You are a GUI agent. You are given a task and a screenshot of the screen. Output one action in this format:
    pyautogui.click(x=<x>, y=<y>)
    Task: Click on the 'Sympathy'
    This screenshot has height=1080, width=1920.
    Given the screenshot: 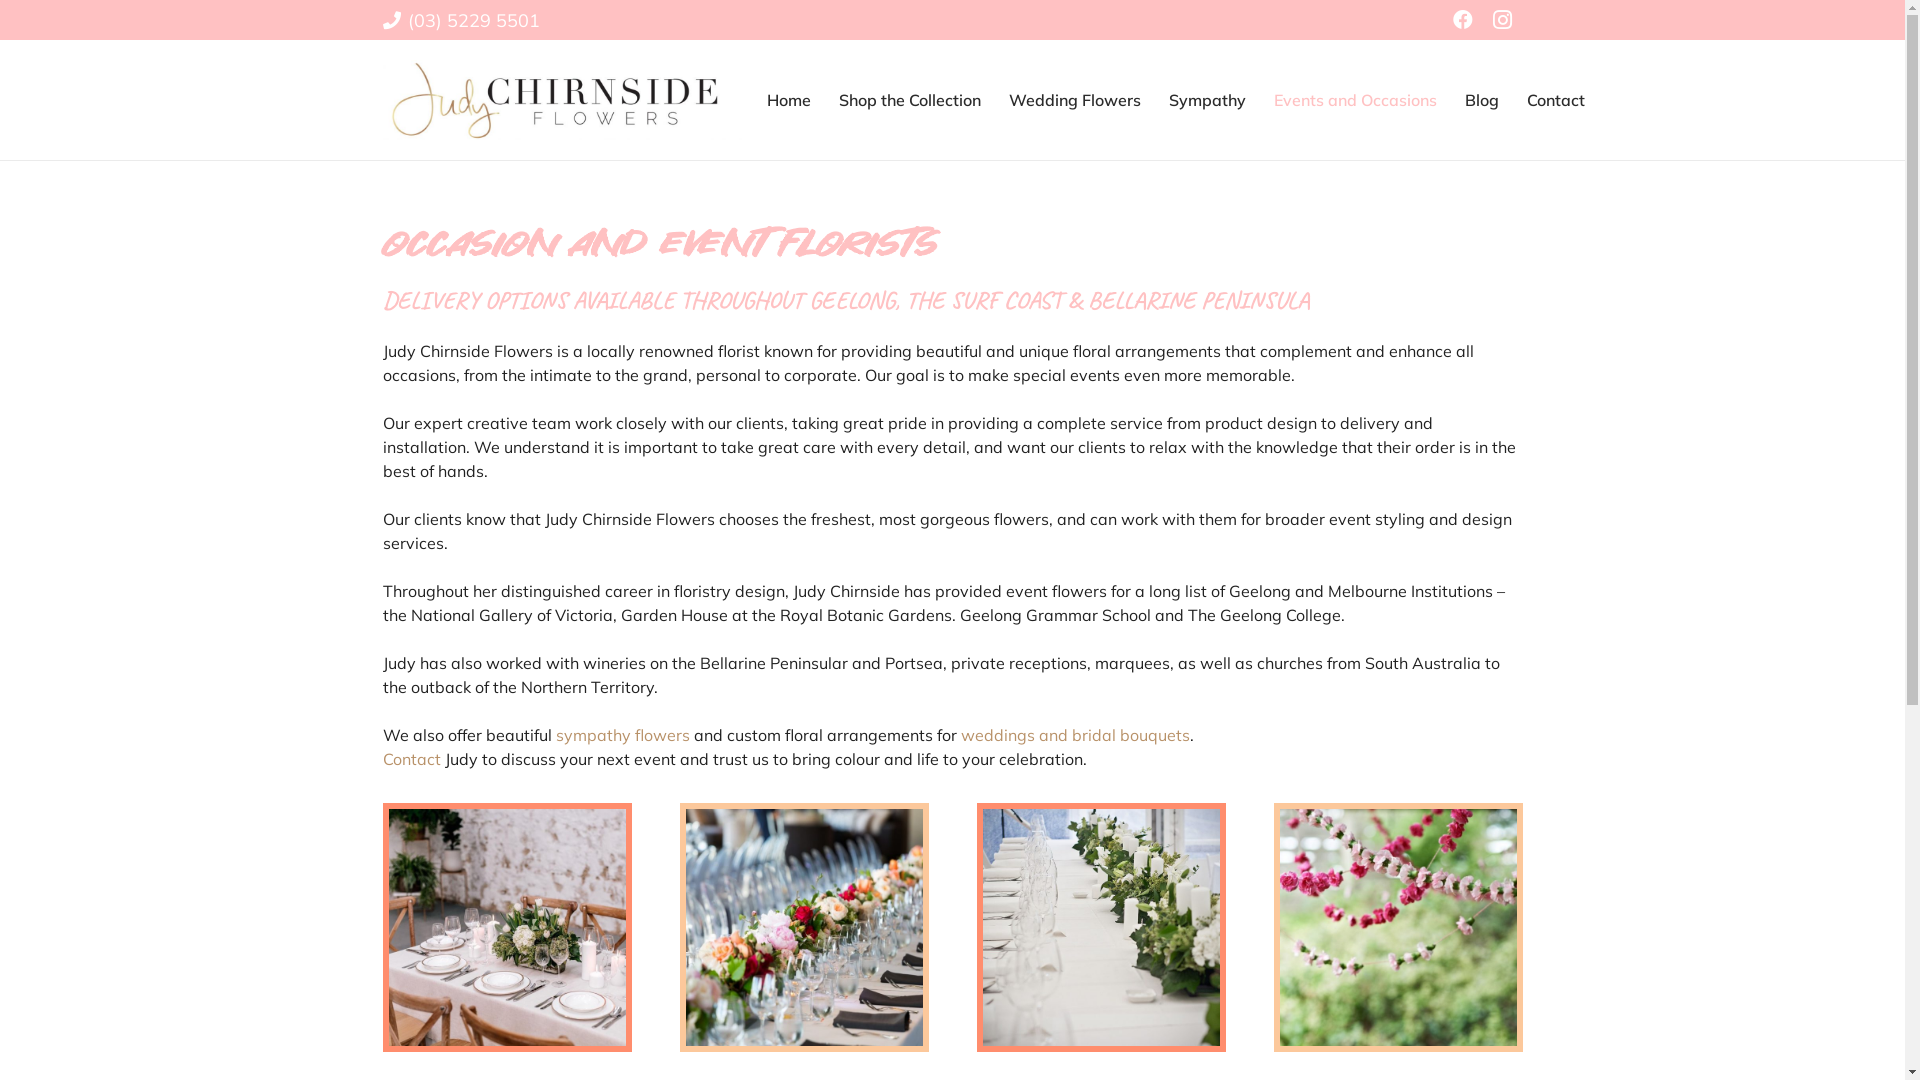 What is the action you would take?
    pyautogui.click(x=1206, y=100)
    